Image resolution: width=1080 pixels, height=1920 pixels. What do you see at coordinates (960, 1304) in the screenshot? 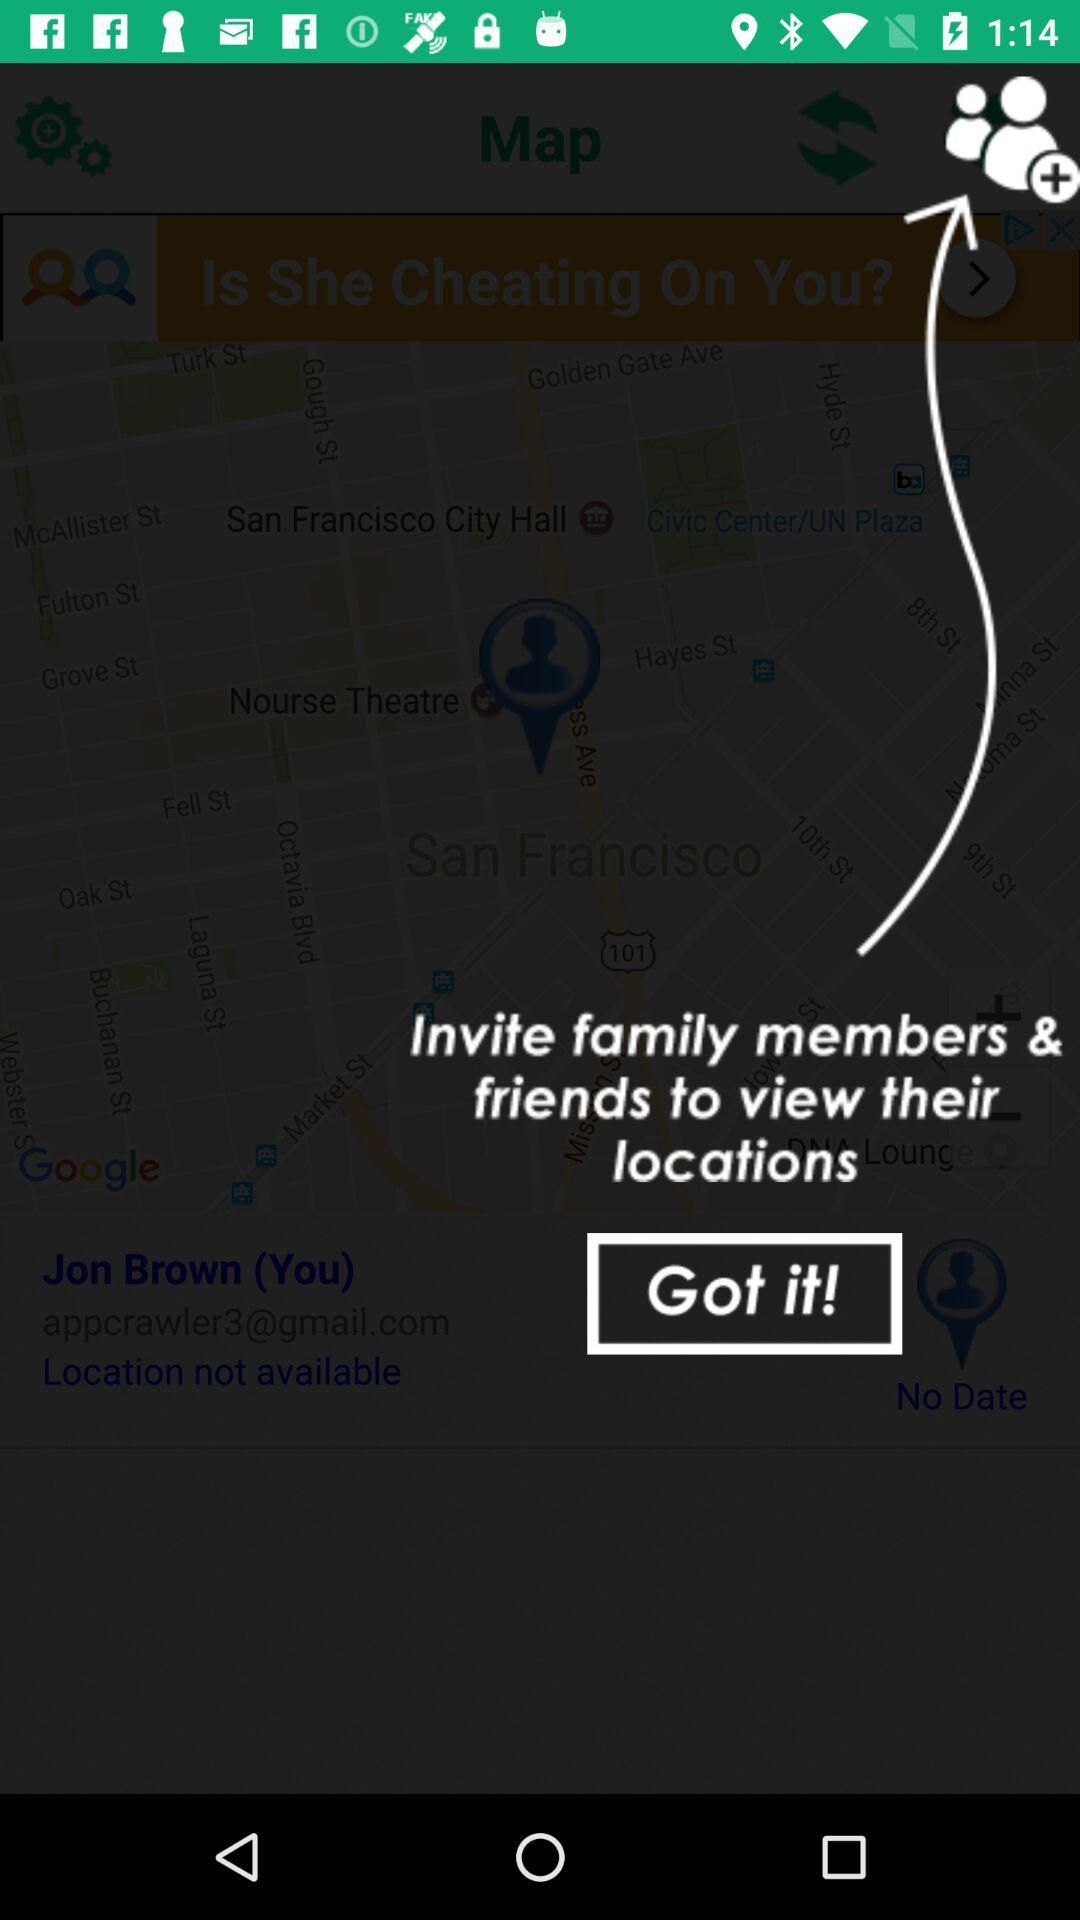
I see `the item to the right of the jon brown (you)` at bounding box center [960, 1304].